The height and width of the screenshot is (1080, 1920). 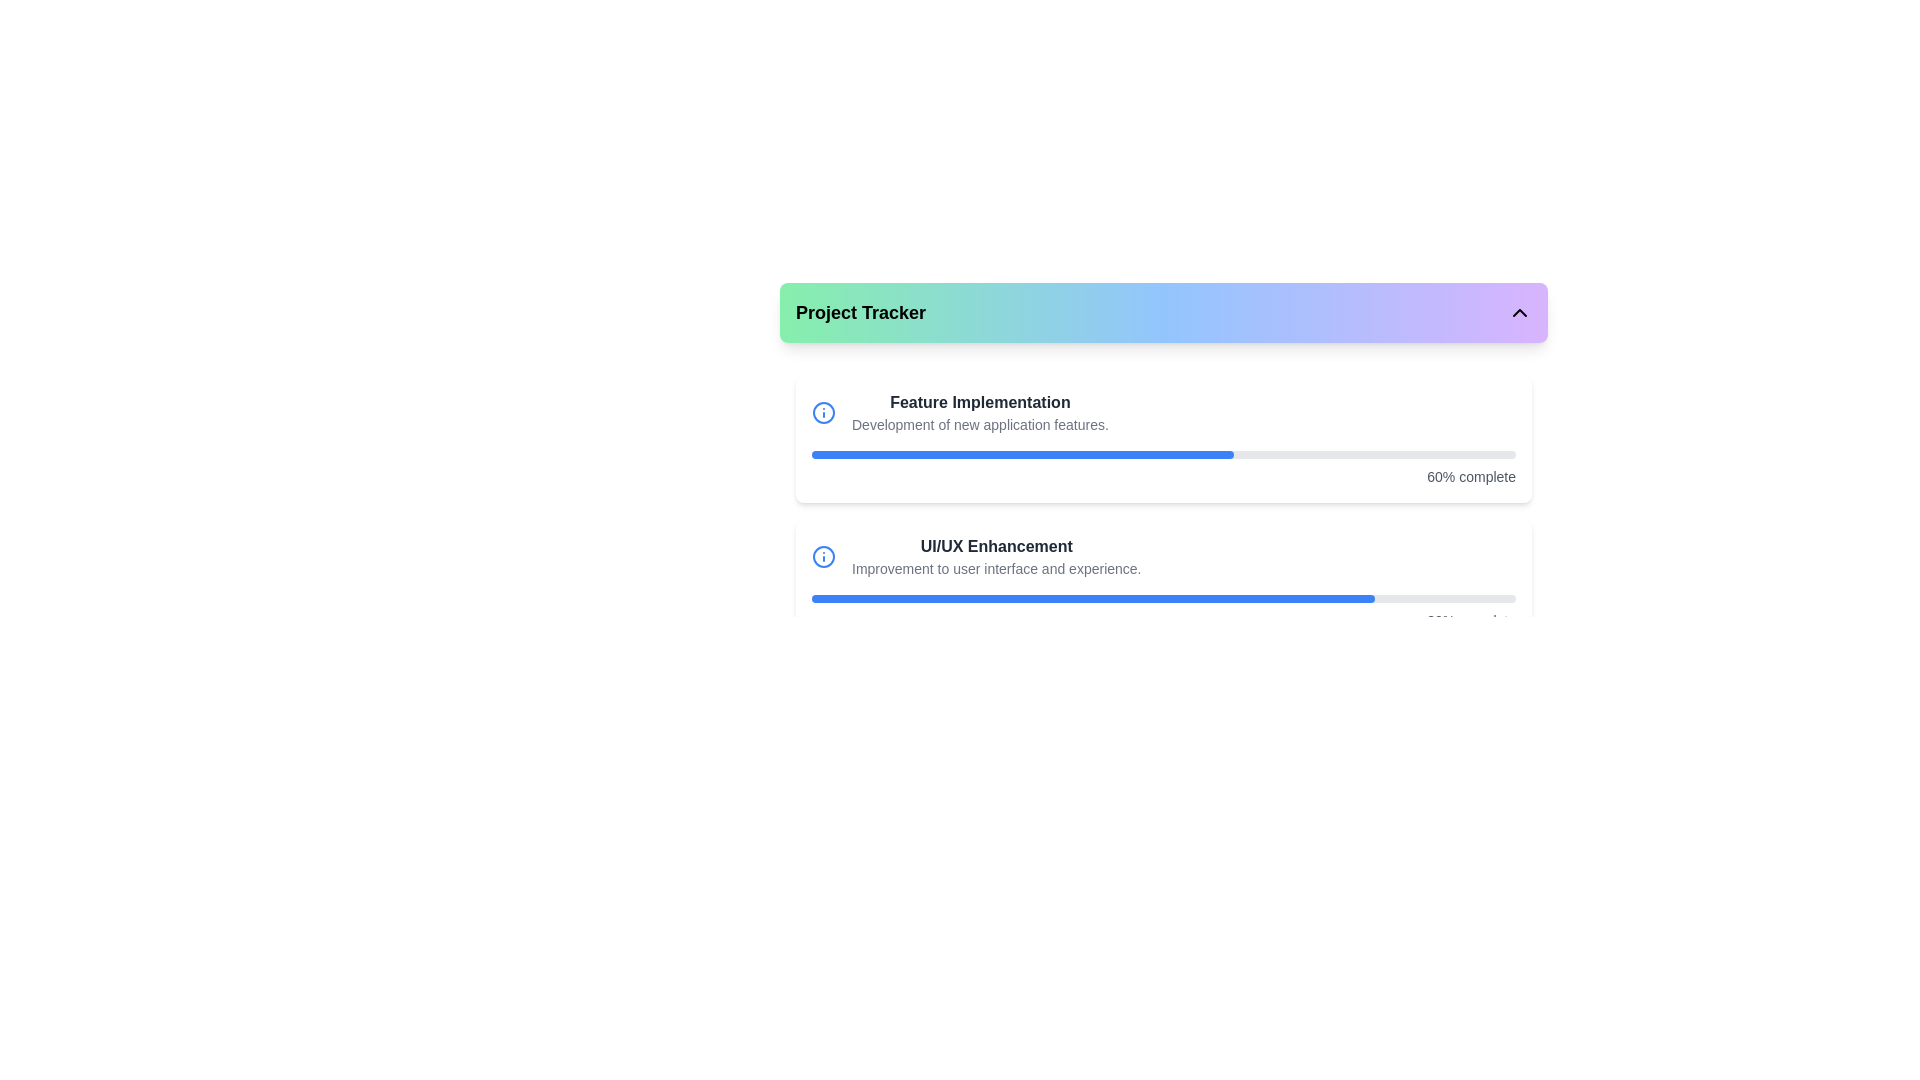 What do you see at coordinates (1163, 455) in the screenshot?
I see `the Progress Bar located within the card labeled 'Feature Implementation', positioned horizontally beneath the descriptive text and title, and above the percentage text '60% complete'` at bounding box center [1163, 455].